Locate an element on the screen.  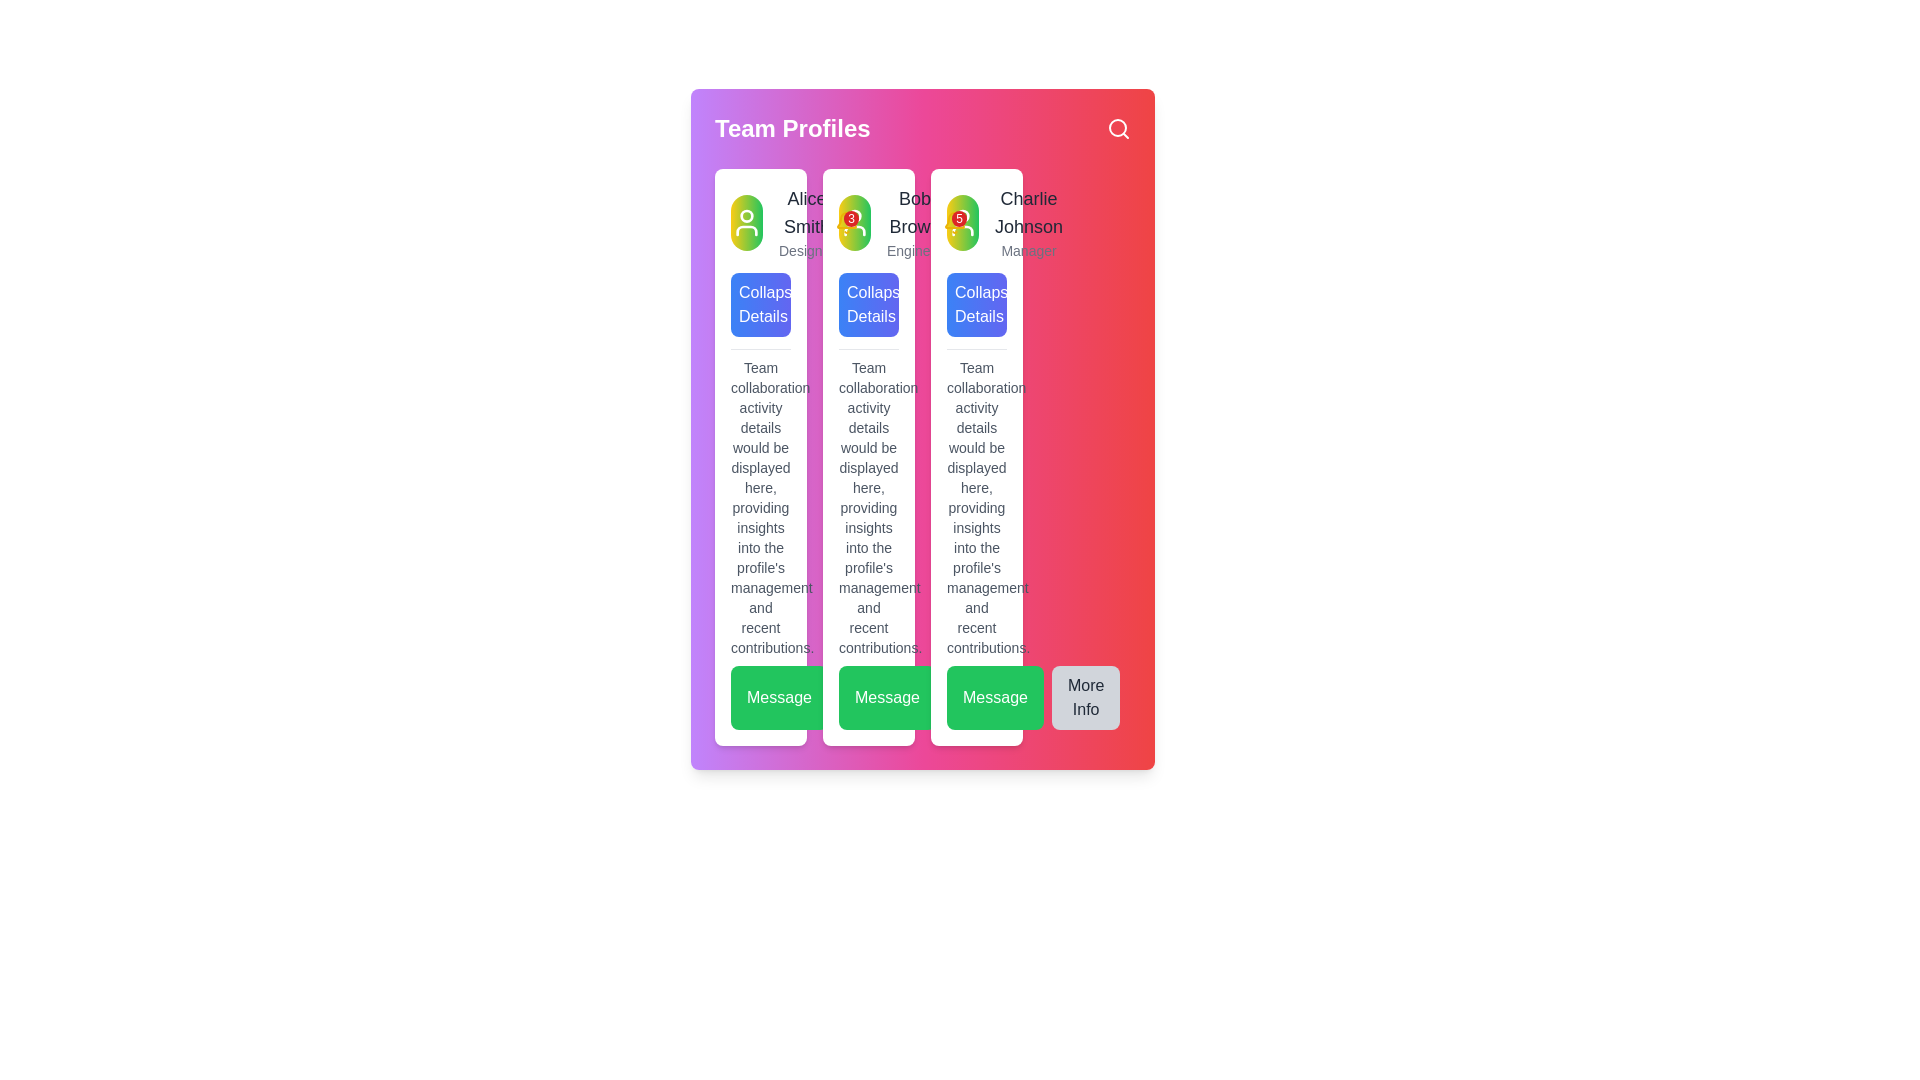
the 'Alice Smith' text label, which is displayed in gray and is part of the information card in the 'Team Profiles' interface is located at coordinates (806, 212).